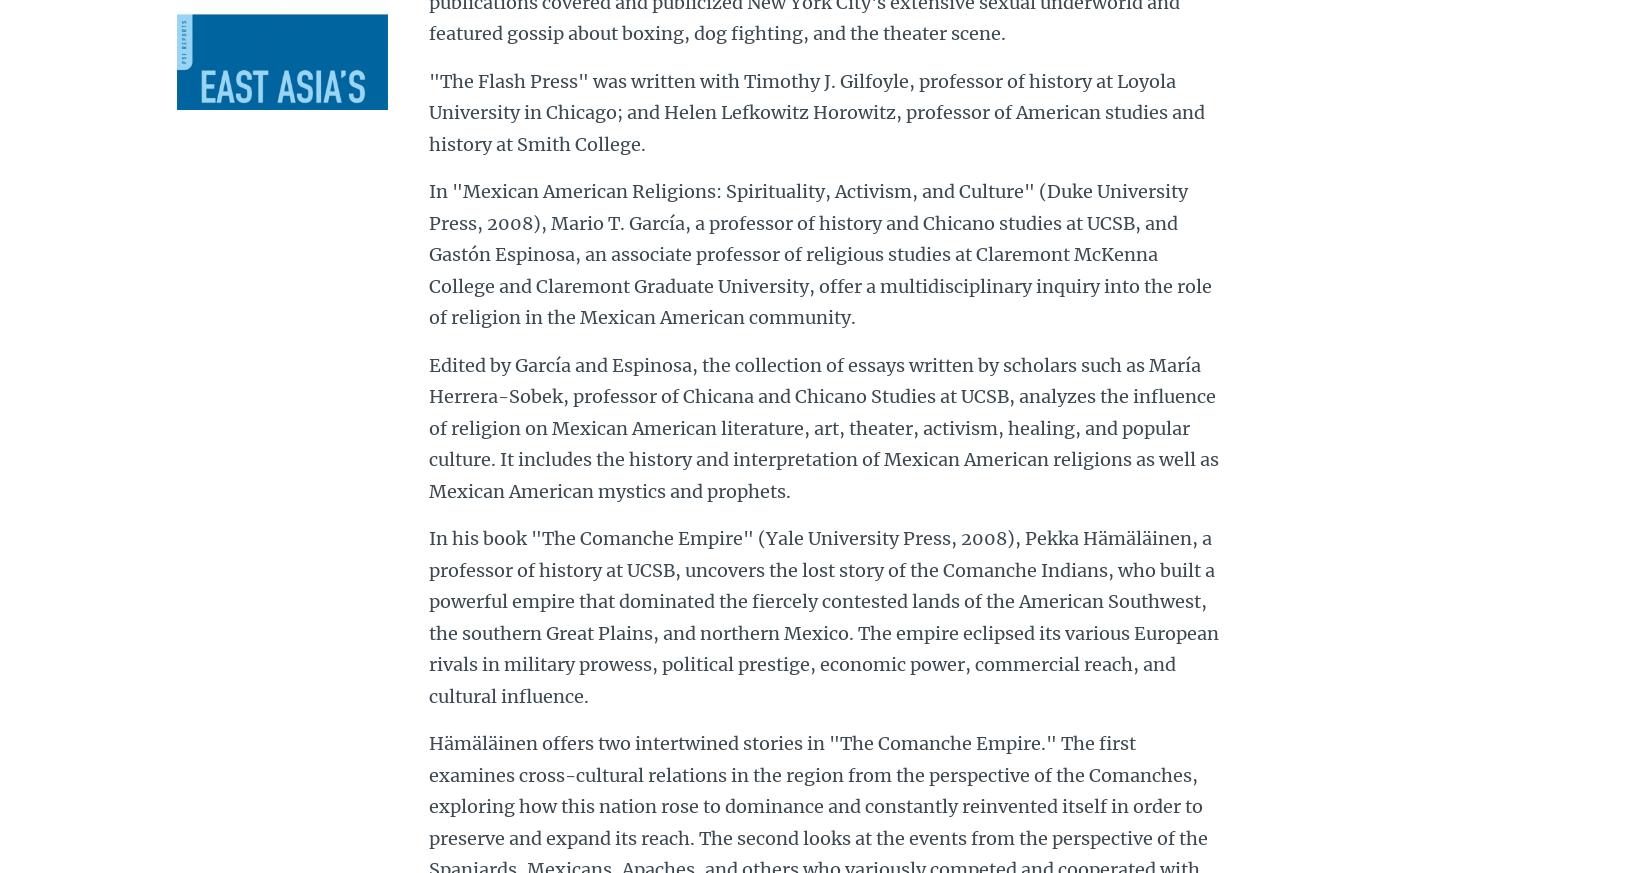  I want to click on 'About UC Santa Barbara', so click(177, 92).